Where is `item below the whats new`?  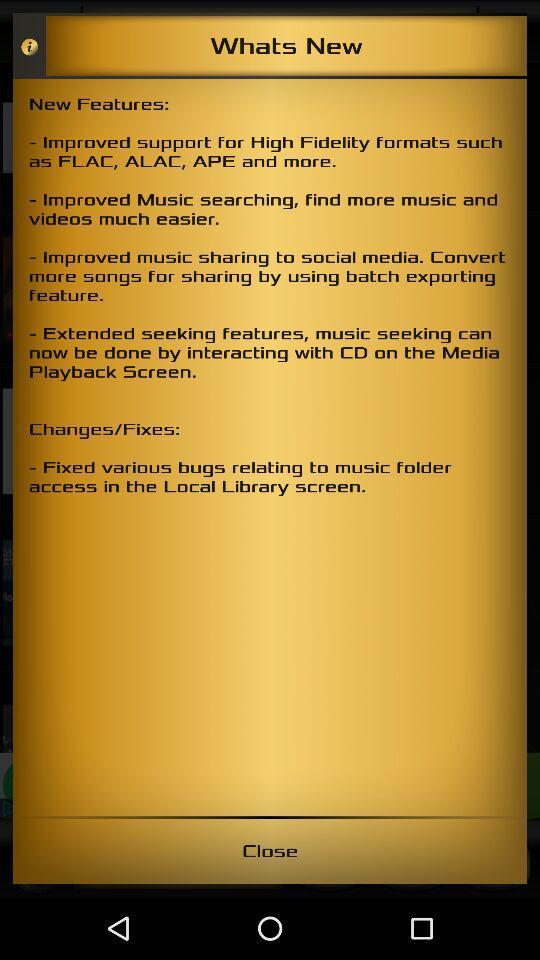 item below the whats new is located at coordinates (270, 447).